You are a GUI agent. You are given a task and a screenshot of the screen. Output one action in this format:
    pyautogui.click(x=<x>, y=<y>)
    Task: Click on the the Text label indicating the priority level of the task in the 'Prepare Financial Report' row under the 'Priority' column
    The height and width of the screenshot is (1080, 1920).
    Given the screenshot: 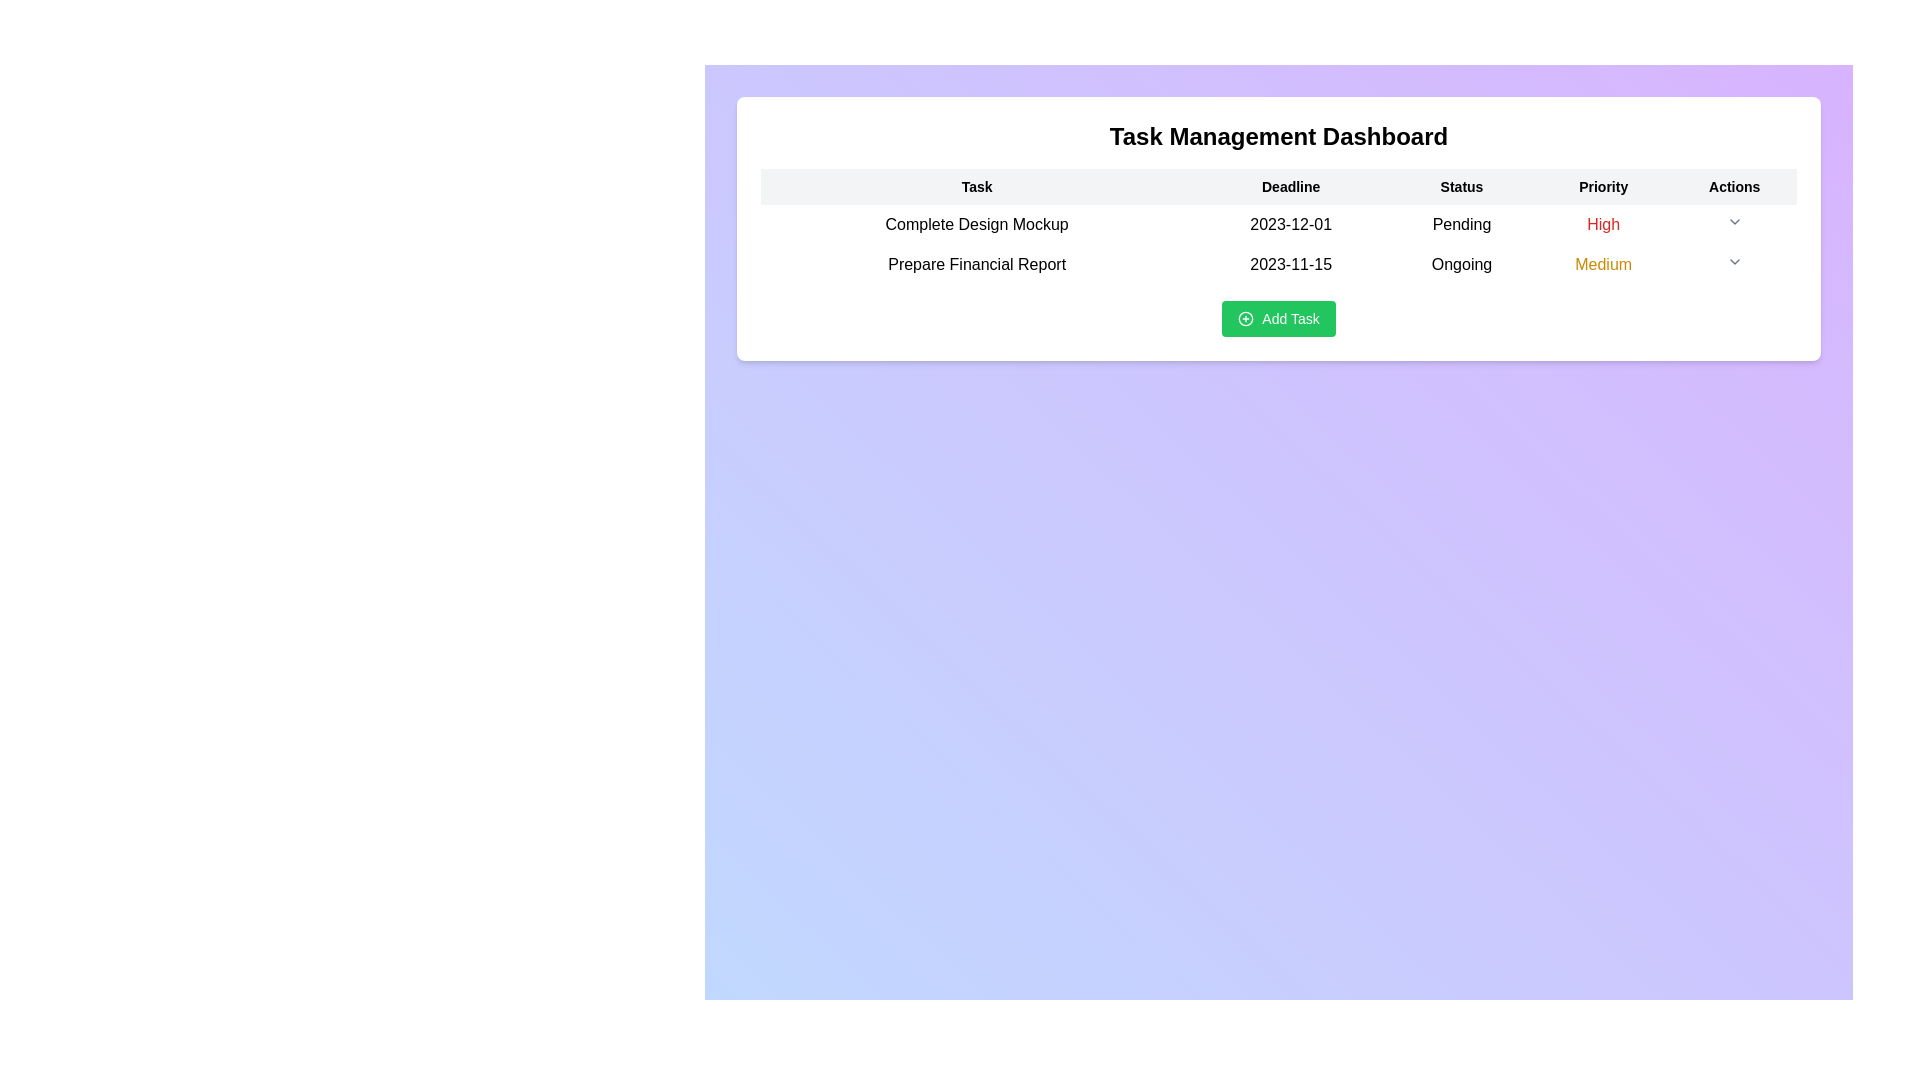 What is the action you would take?
    pyautogui.click(x=1603, y=264)
    